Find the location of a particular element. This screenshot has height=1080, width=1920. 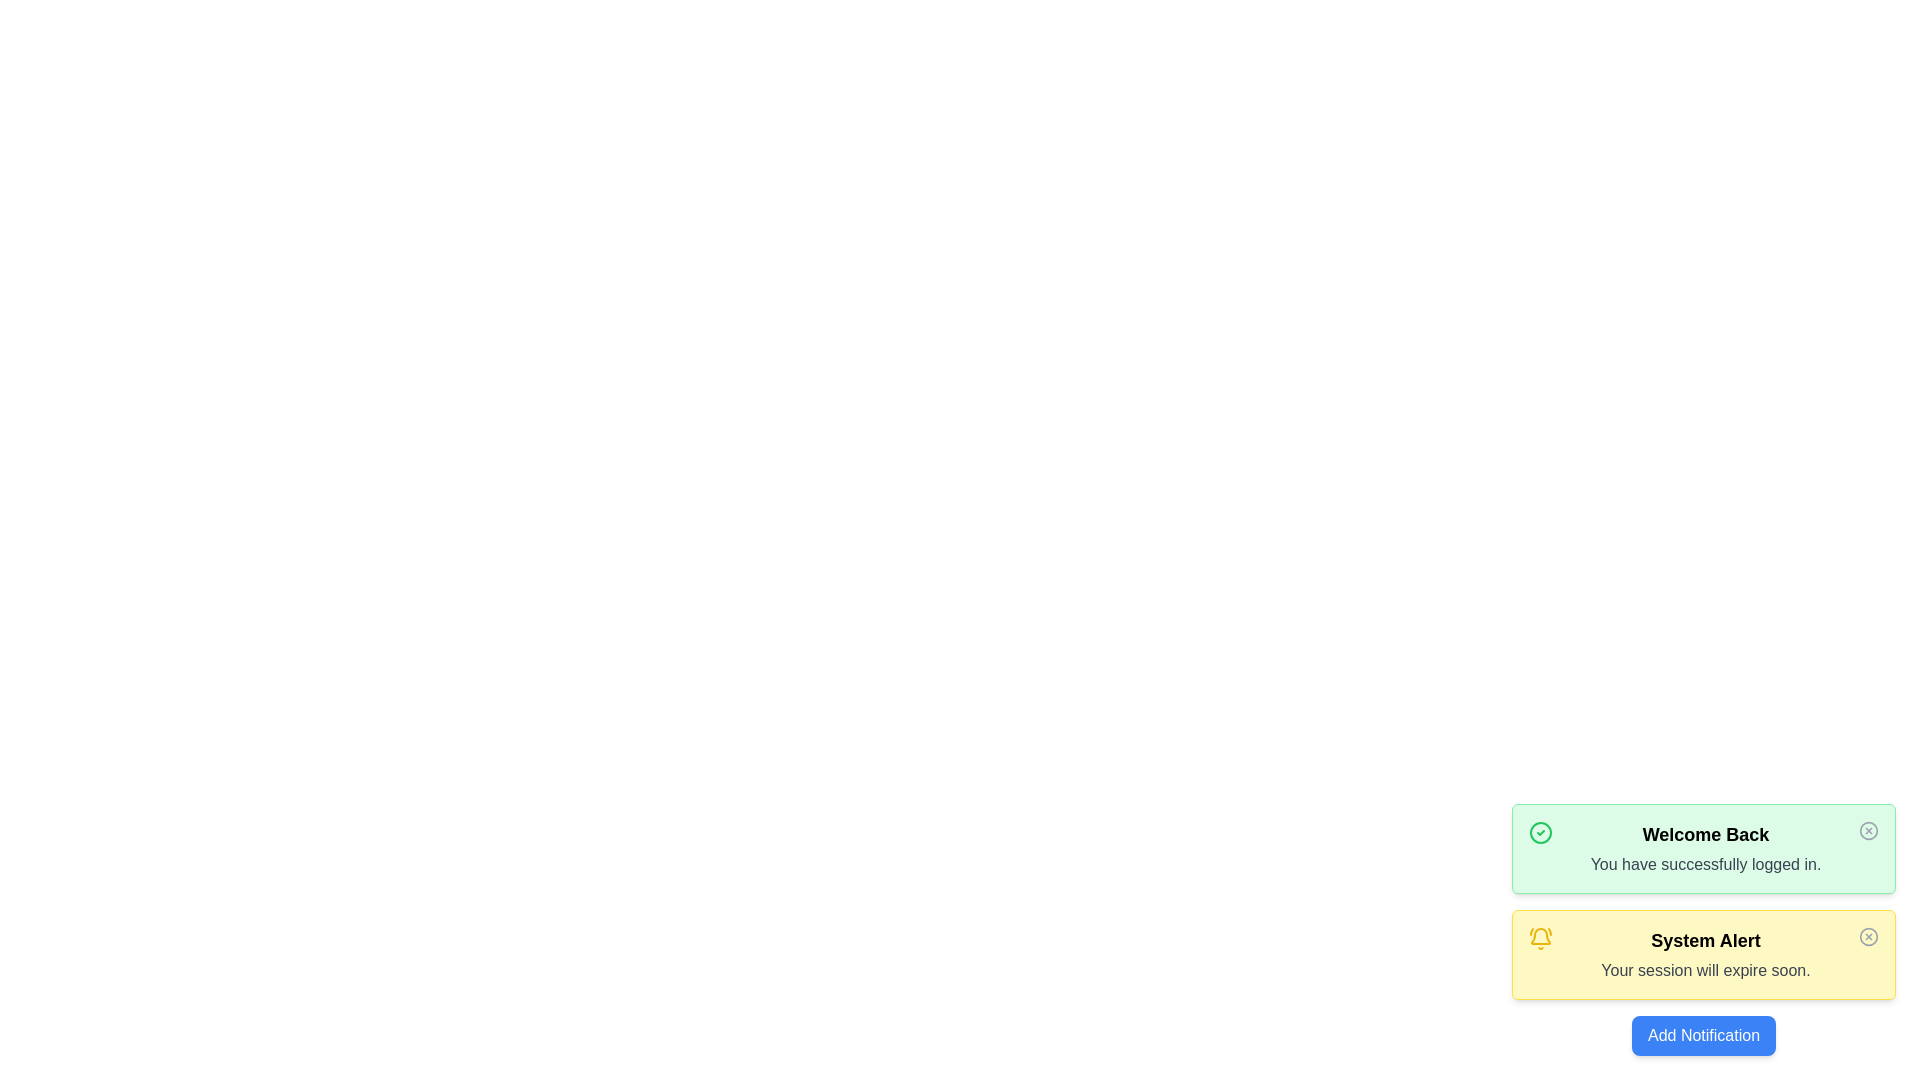

the small circular button with a light gray outline and darker gray symbol located at the top-right corner of the 'System Alert' notification box is located at coordinates (1867, 937).